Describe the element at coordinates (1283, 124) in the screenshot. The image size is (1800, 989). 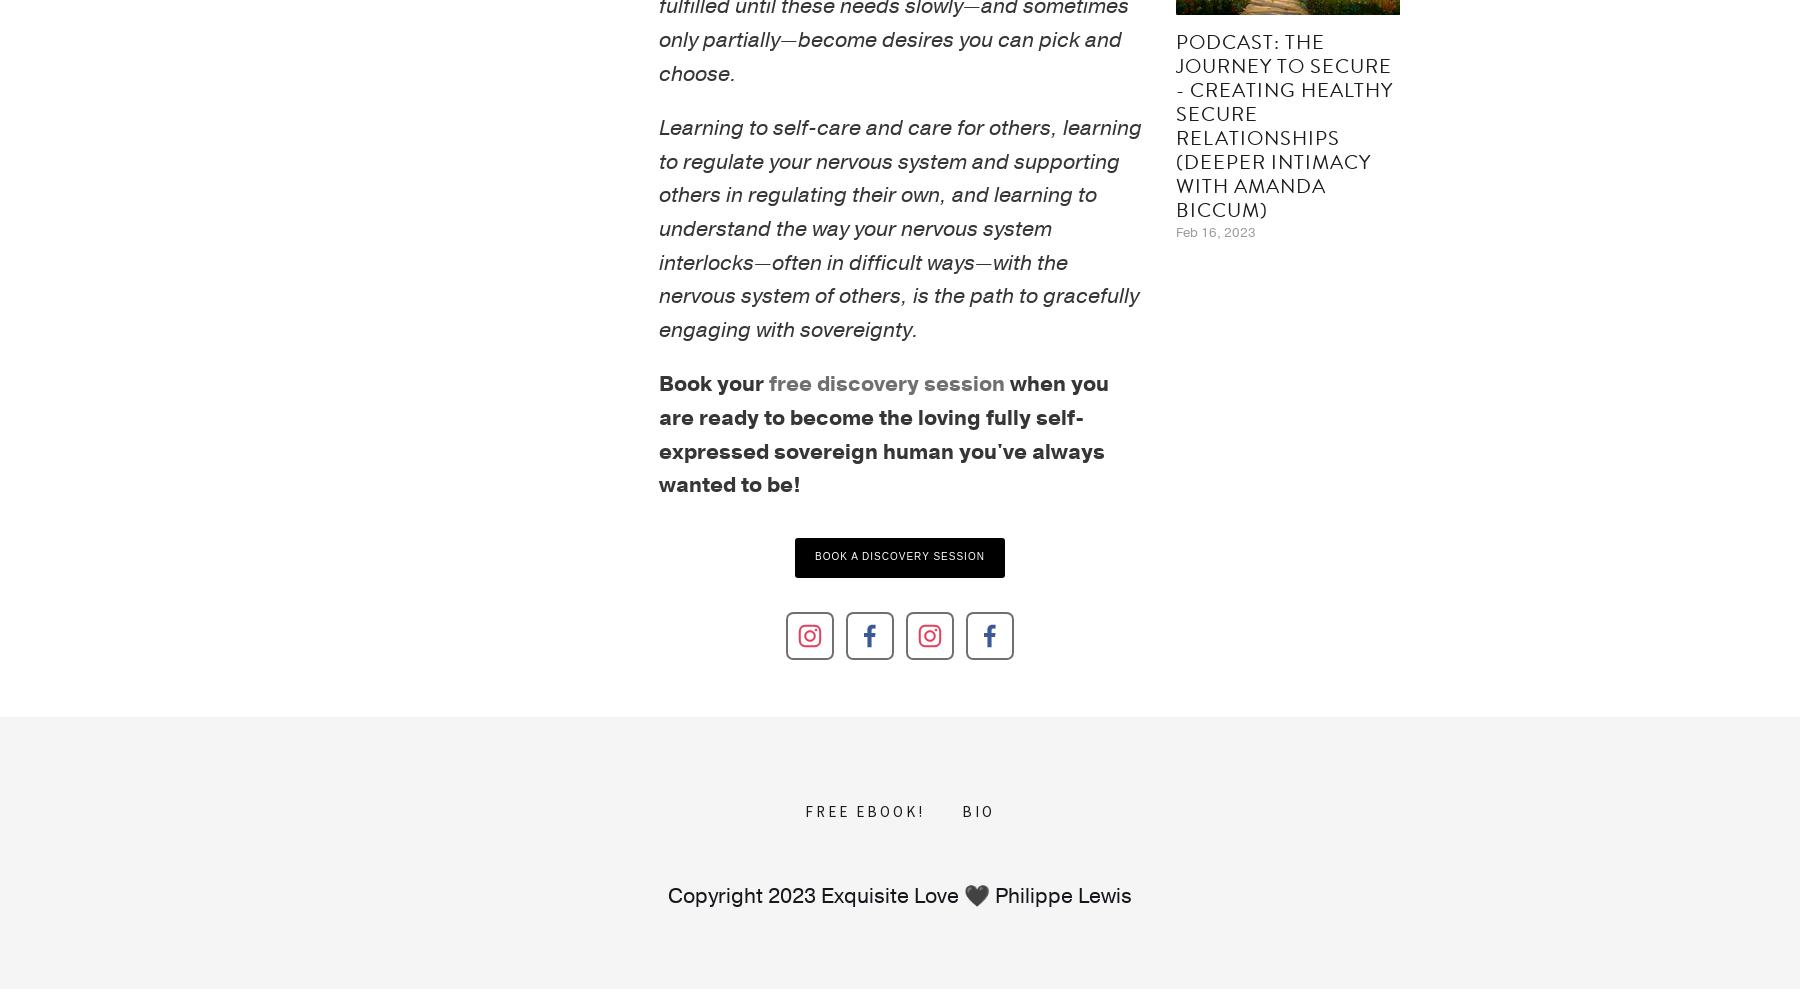
I see `'PODCAST: The Journey to Secure - Creating Healthy Secure Relationships (Deeper Intimacy with Amanda Biccum)'` at that location.